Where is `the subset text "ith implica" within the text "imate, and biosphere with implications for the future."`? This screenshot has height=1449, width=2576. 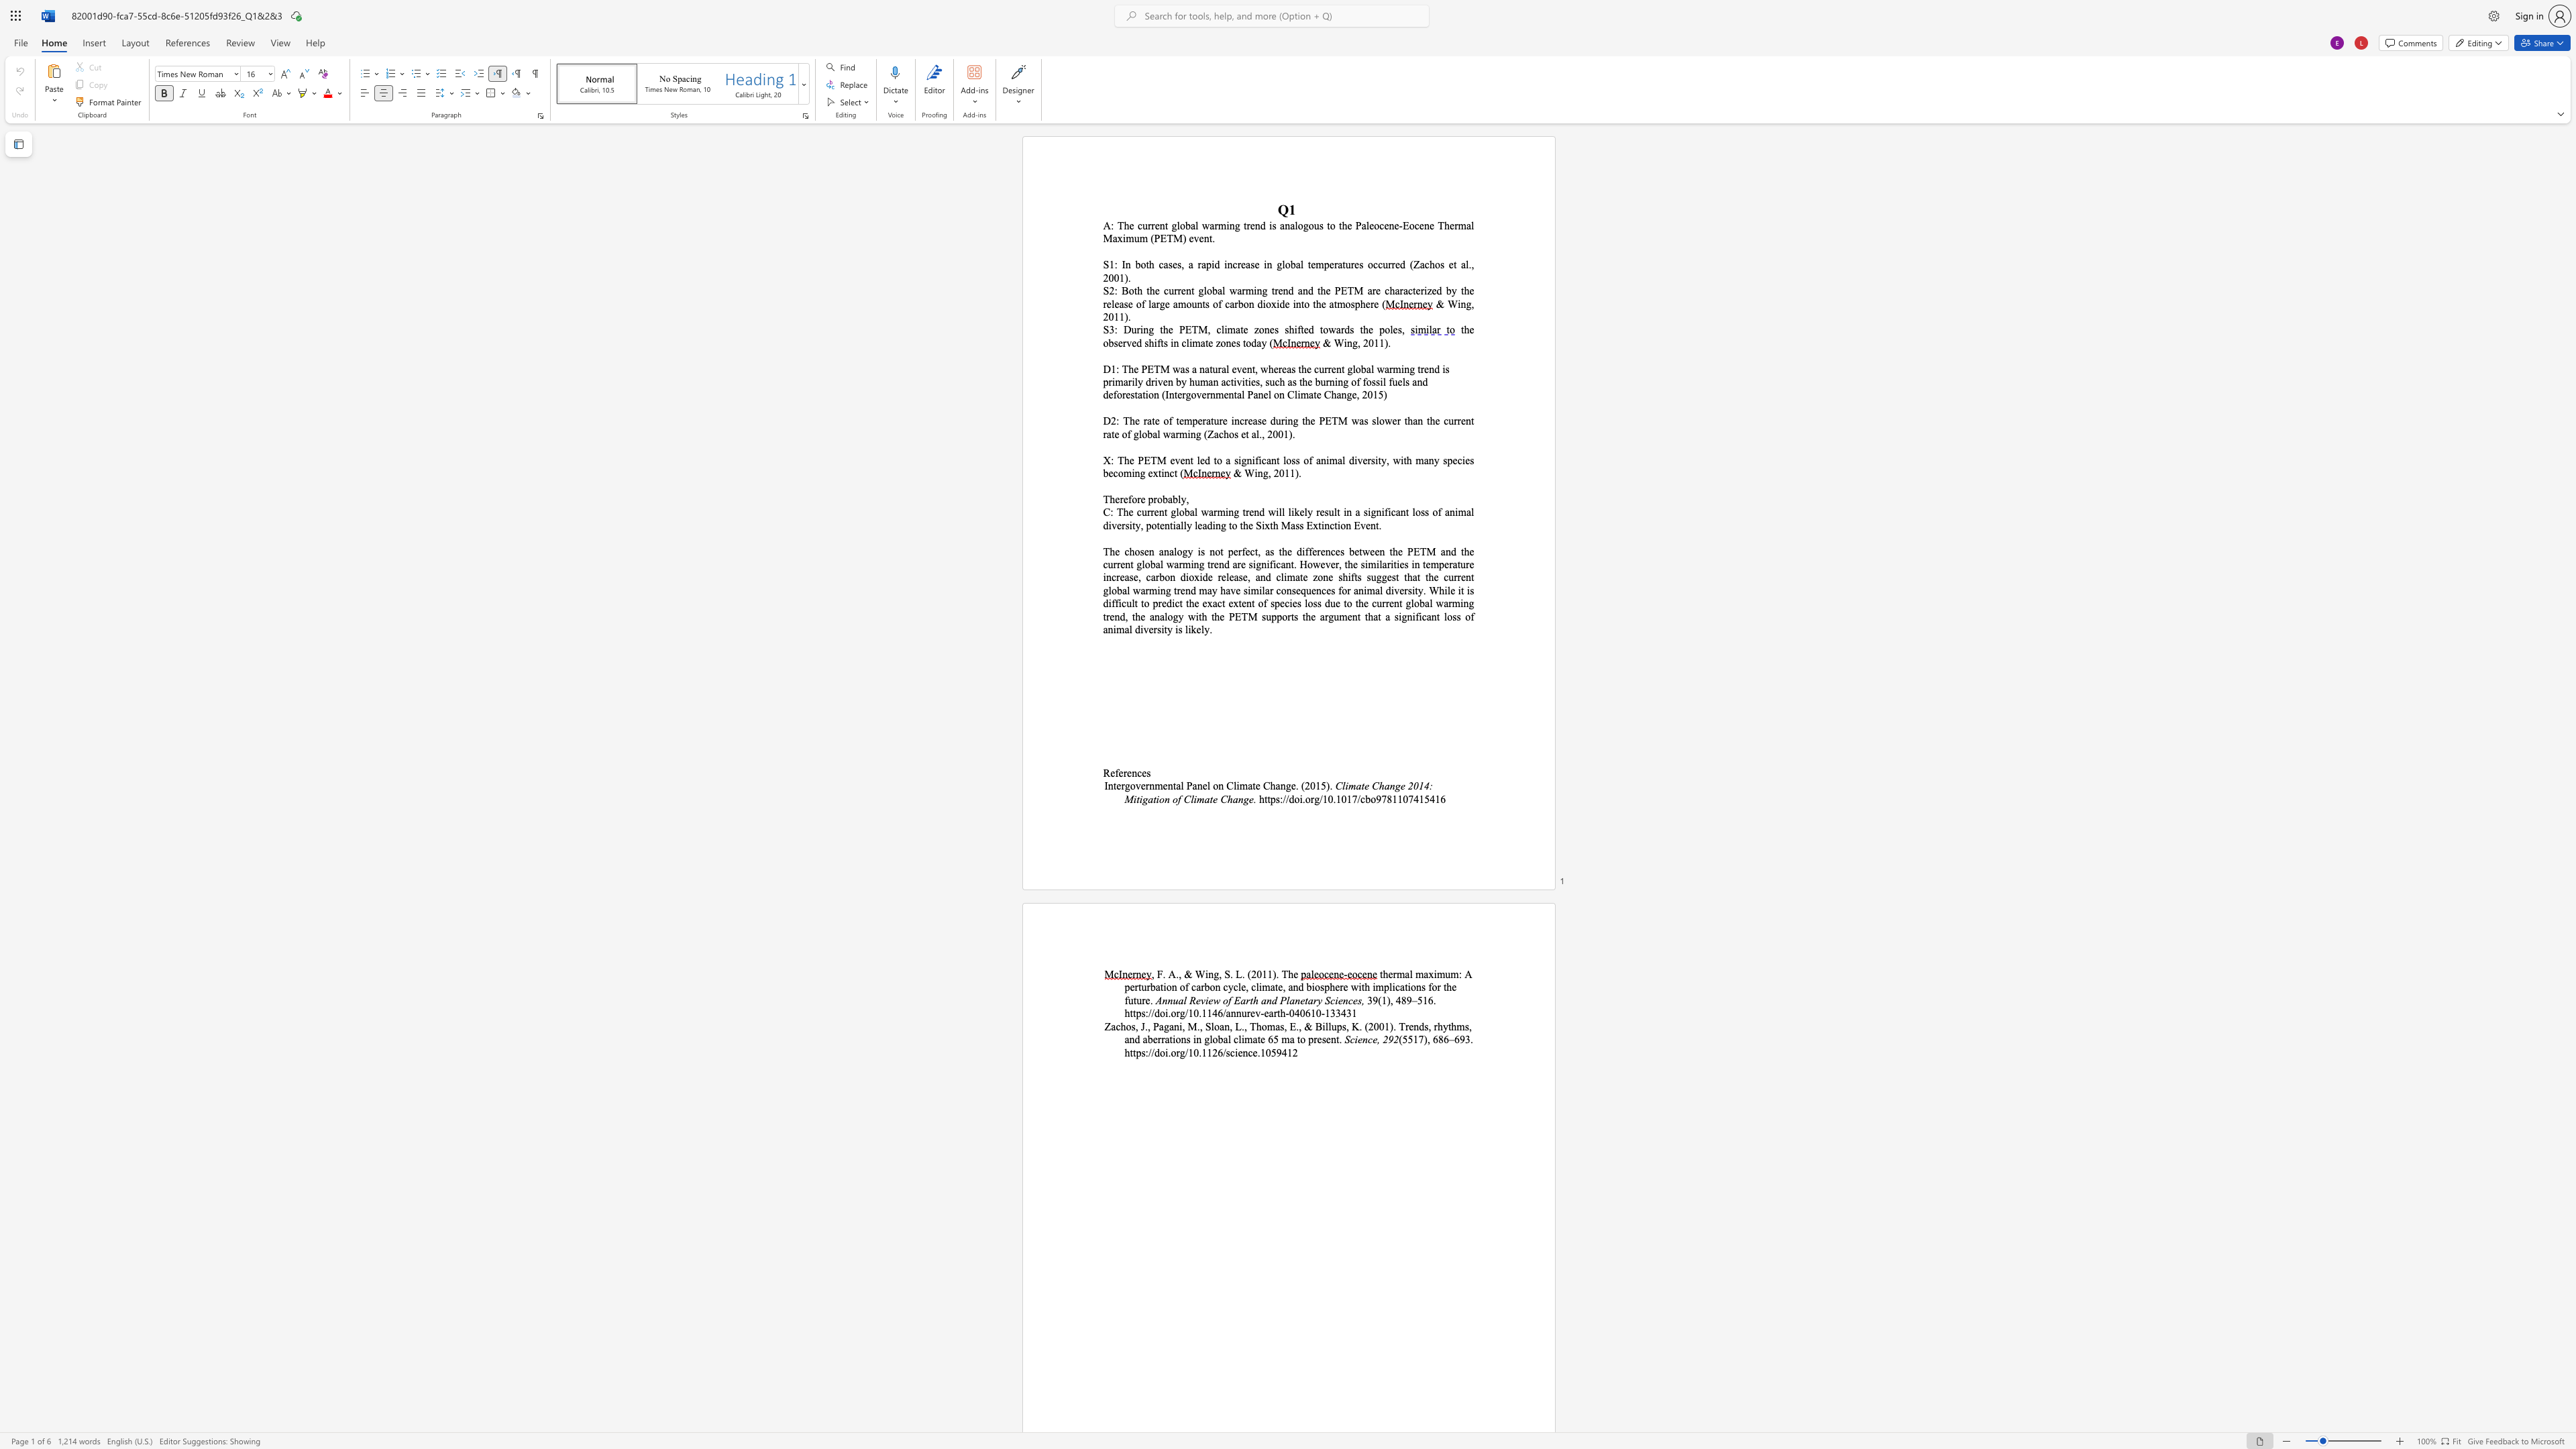
the subset text "ith implica" within the text "imate, and biosphere with implications for the future." is located at coordinates (1357, 986).